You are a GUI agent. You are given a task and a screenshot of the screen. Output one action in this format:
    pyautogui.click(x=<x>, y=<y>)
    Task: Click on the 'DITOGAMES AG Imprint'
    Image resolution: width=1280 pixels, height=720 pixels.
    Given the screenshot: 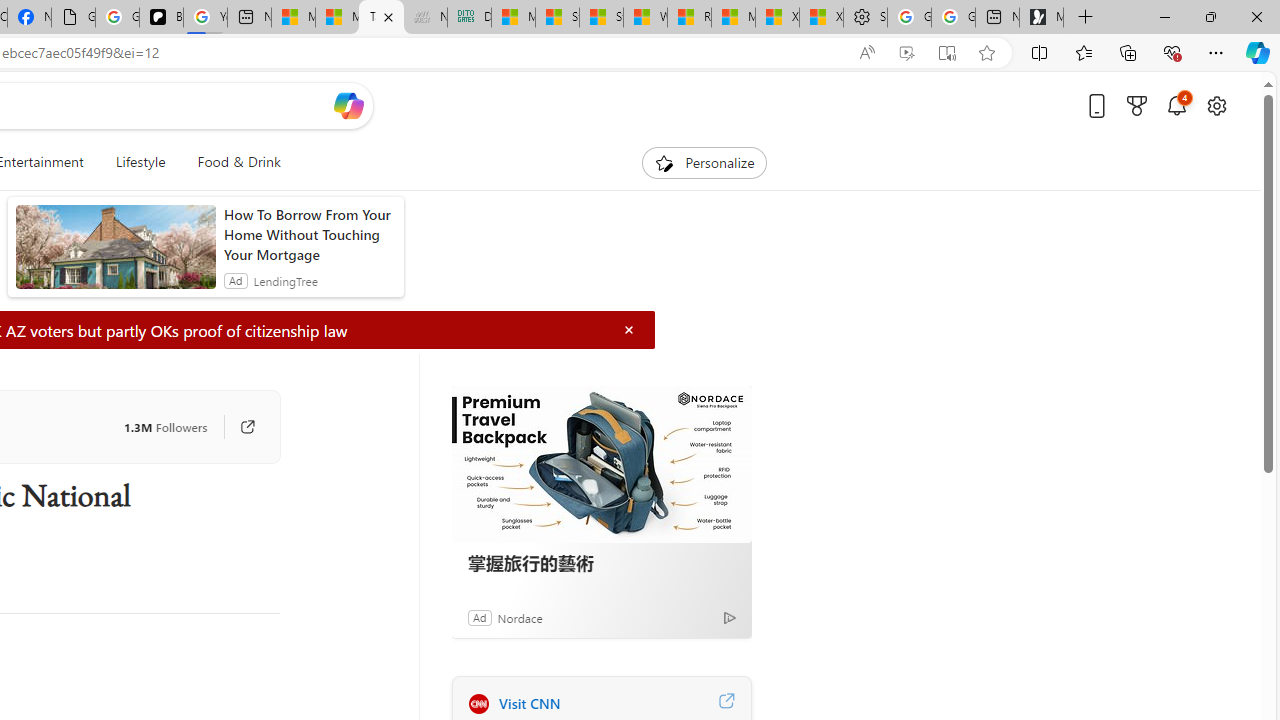 What is the action you would take?
    pyautogui.click(x=468, y=17)
    